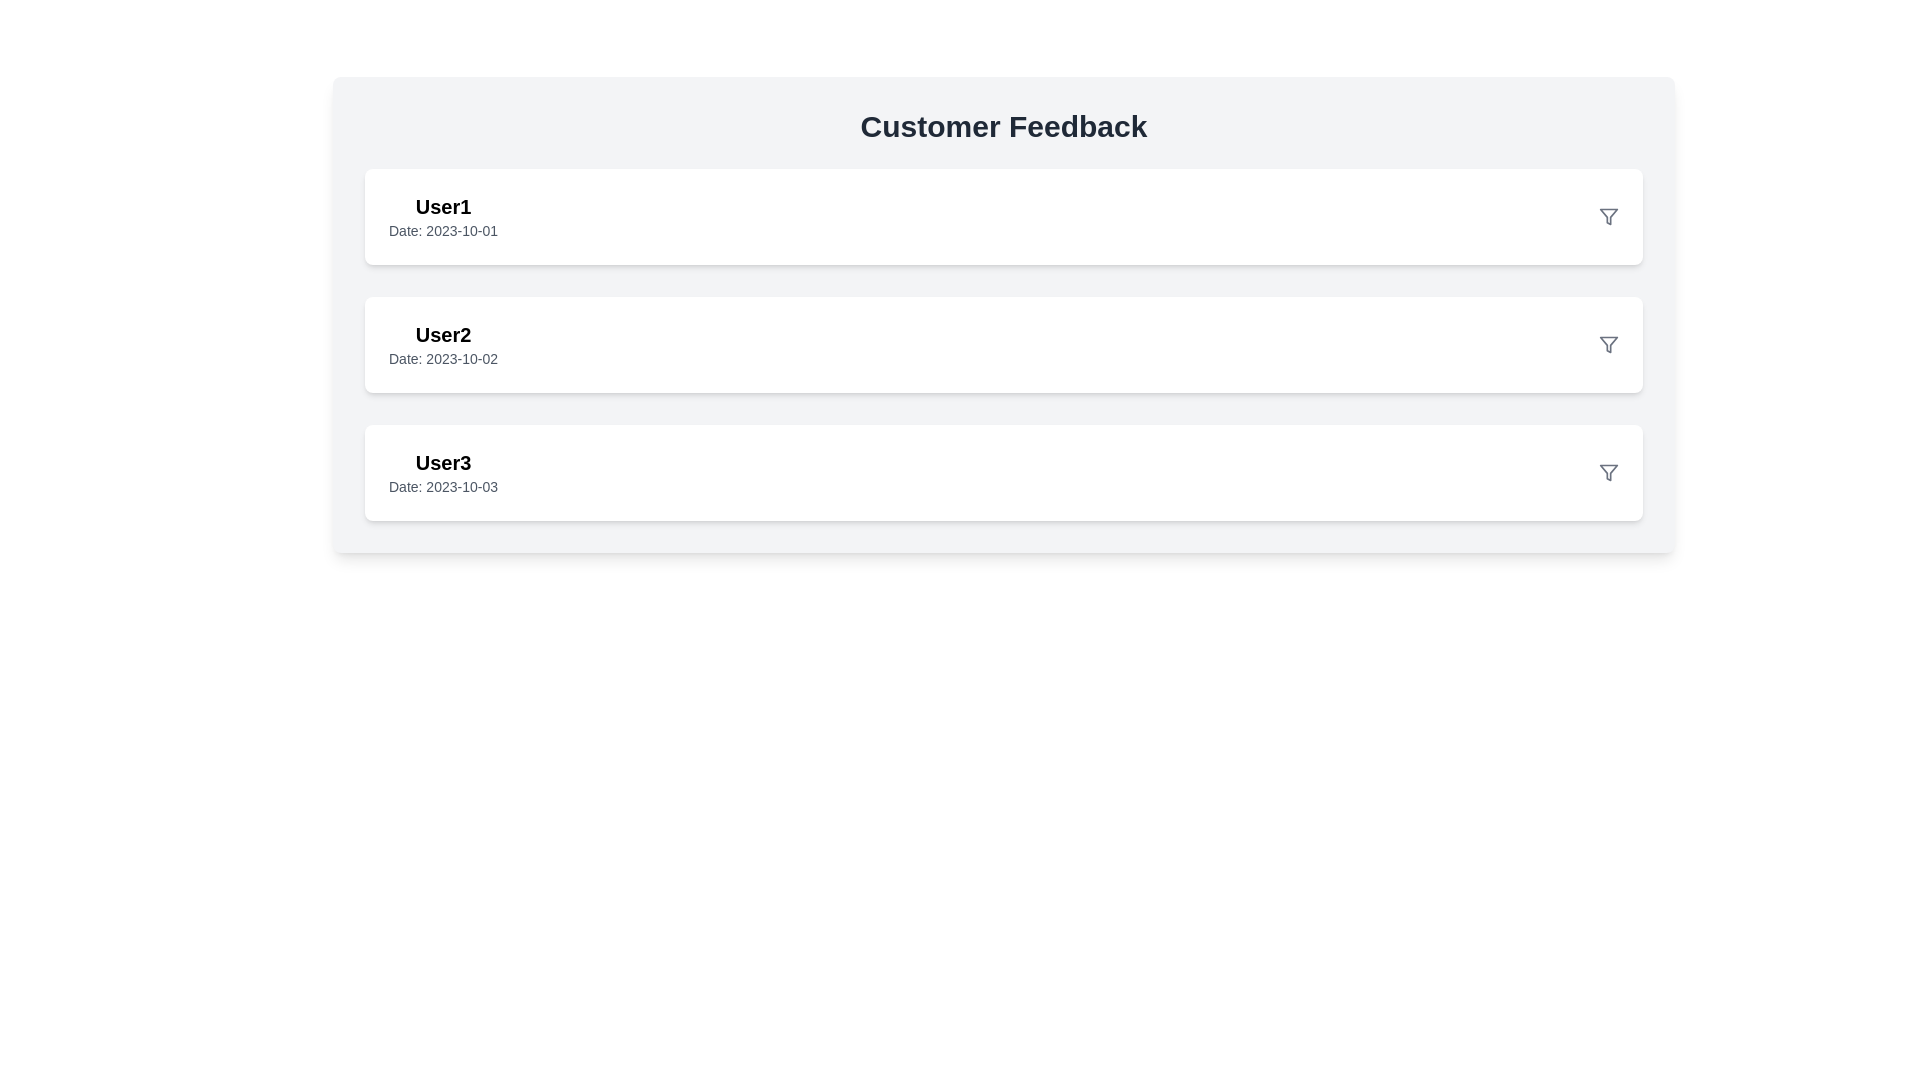 The width and height of the screenshot is (1920, 1080). Describe the element at coordinates (442, 486) in the screenshot. I see `the static text label displaying 'Date: 2023-10-03', which is located directly below the 'User3' text in a small, gray font` at that location.